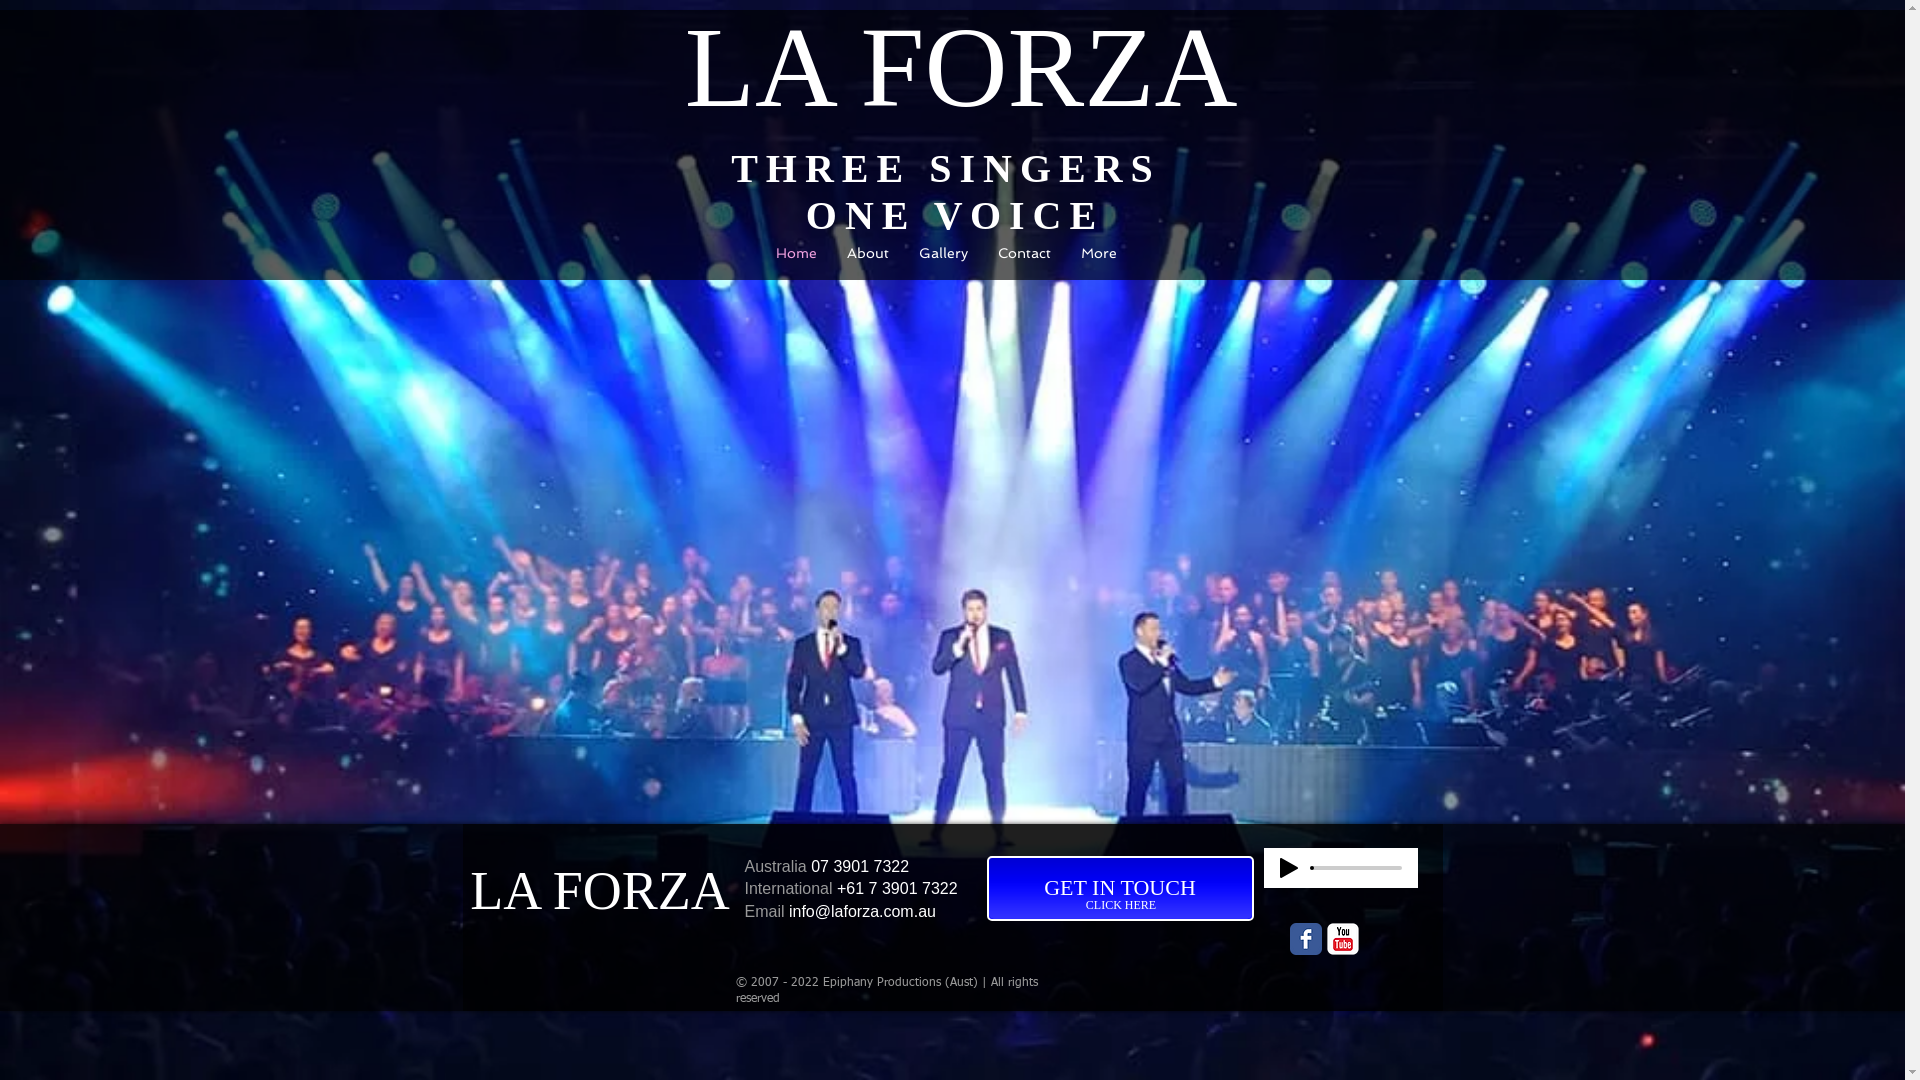  I want to click on 'Contact', so click(982, 257).